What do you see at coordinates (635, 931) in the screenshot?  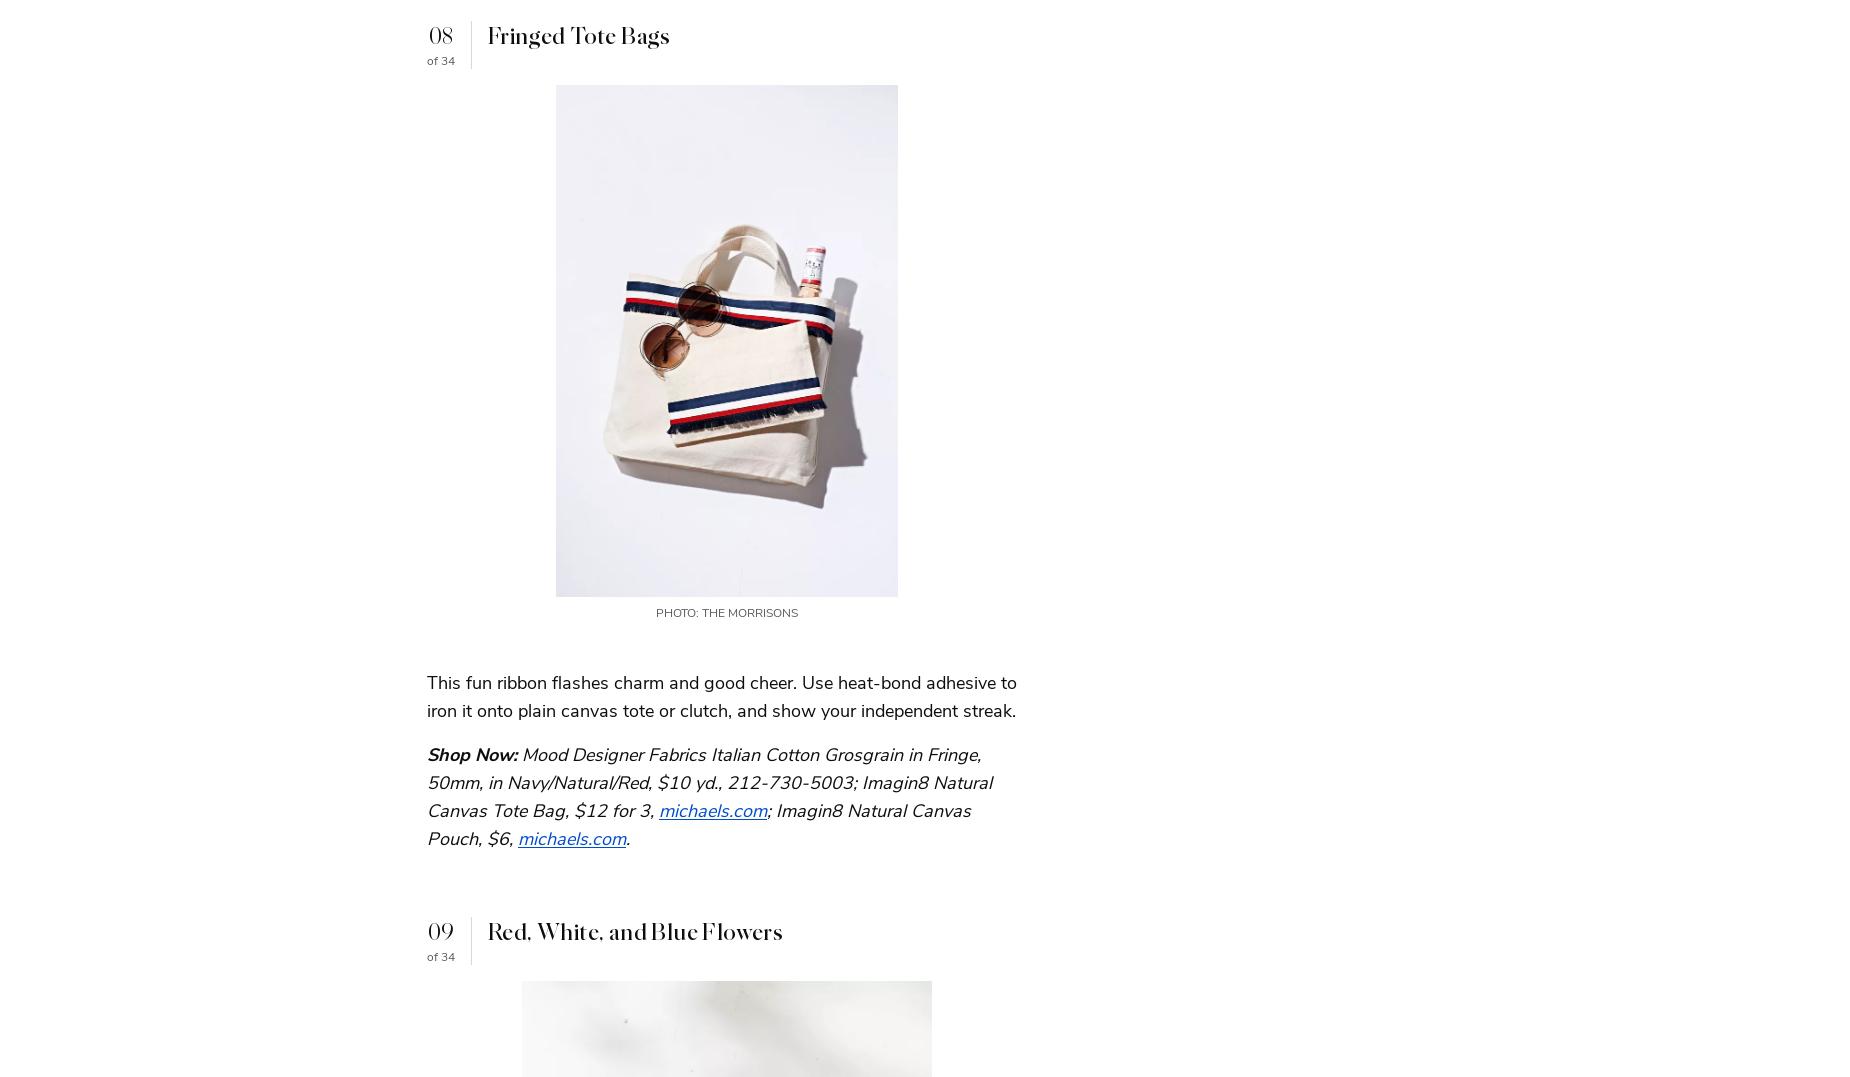 I see `'Red, White, and Blue Flowers'` at bounding box center [635, 931].